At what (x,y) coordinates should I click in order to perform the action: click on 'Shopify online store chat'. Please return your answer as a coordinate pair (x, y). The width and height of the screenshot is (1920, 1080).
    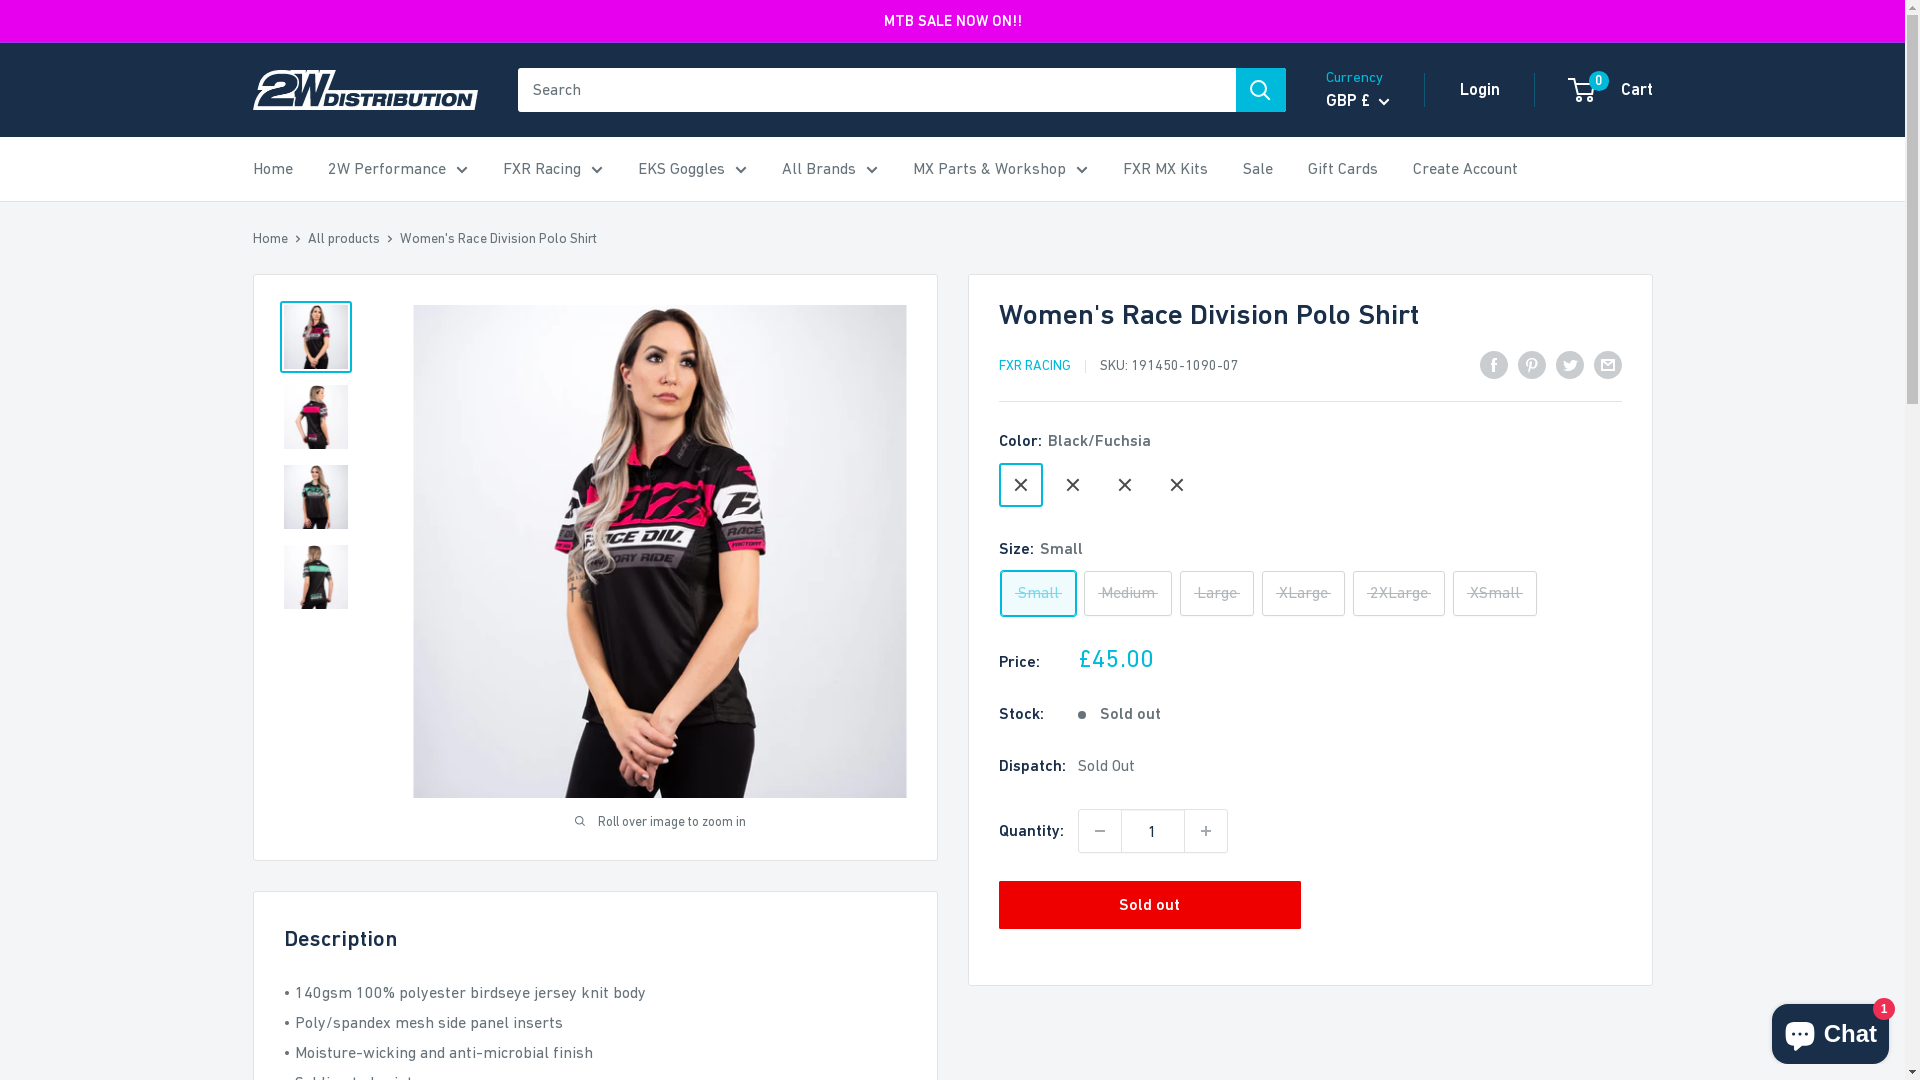
    Looking at the image, I should click on (1830, 1029).